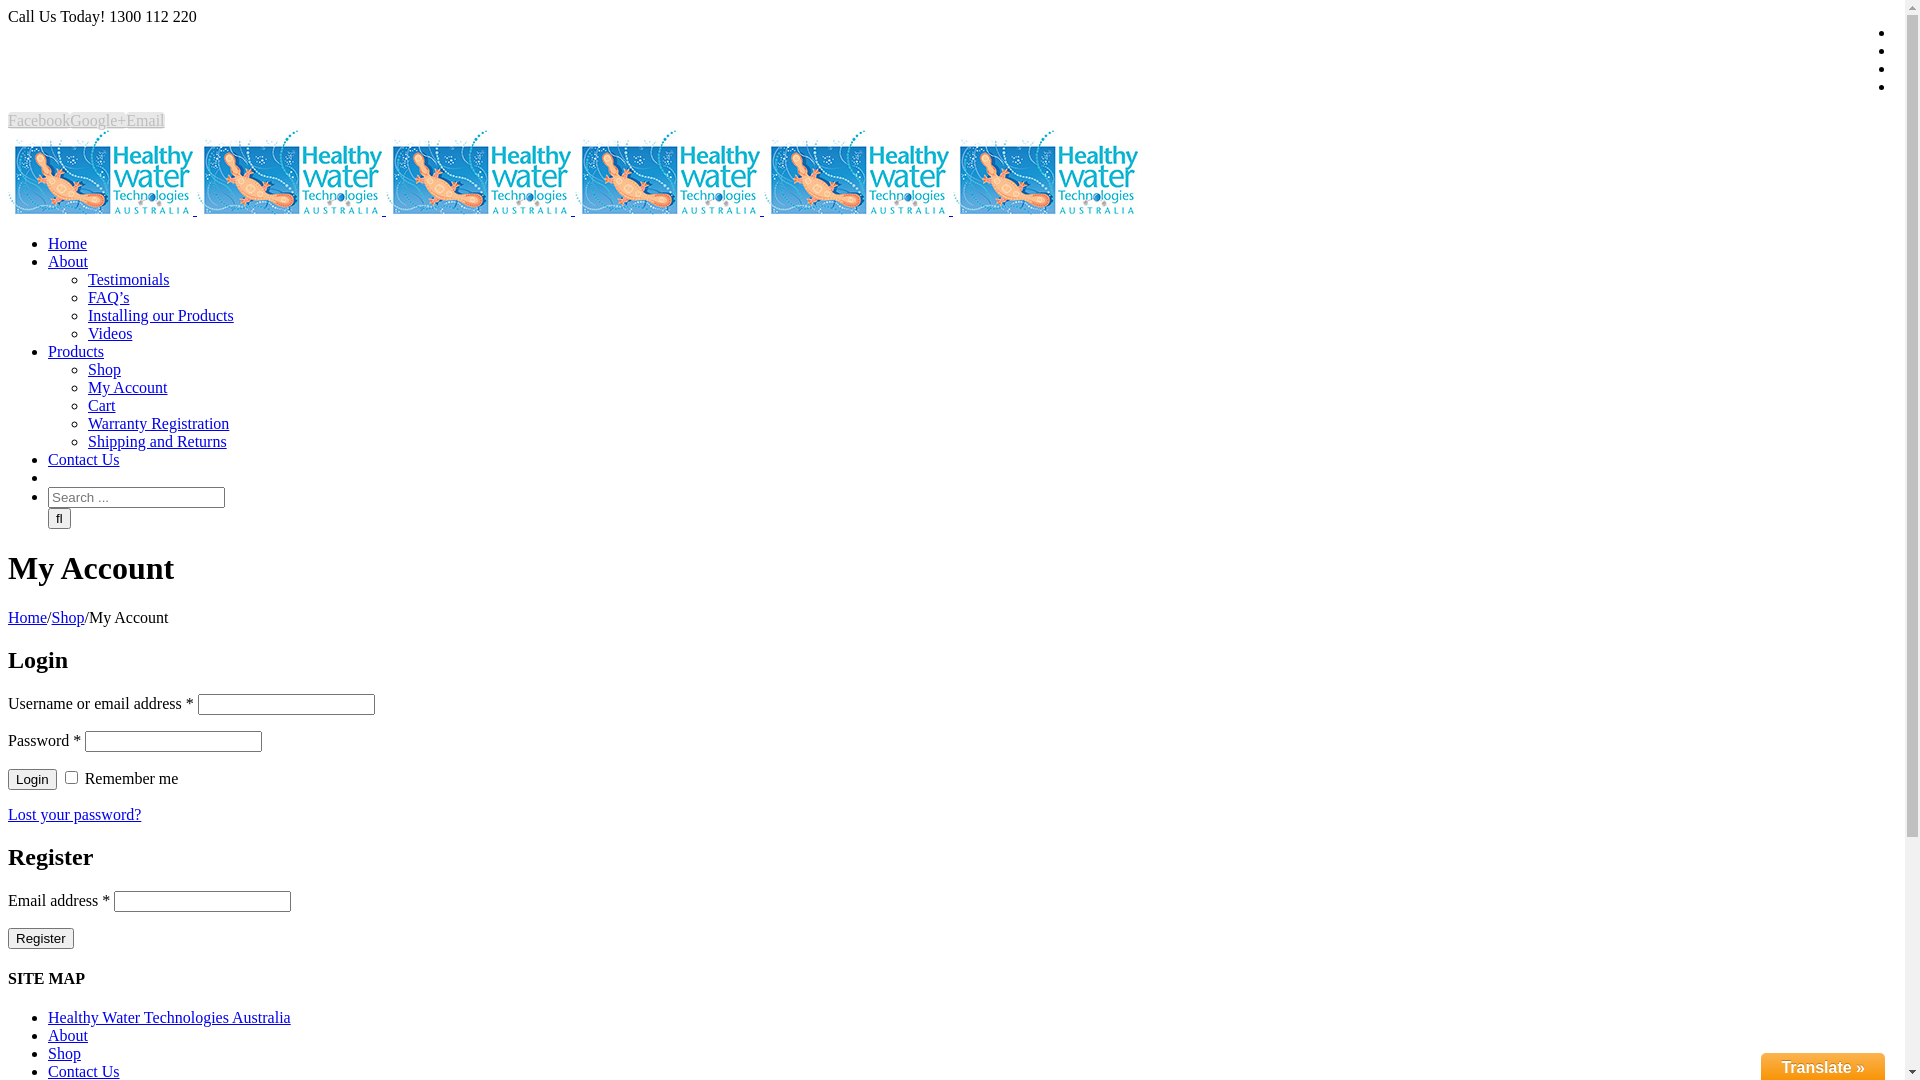  Describe the element at coordinates (64, 1052) in the screenshot. I see `'Shop'` at that location.